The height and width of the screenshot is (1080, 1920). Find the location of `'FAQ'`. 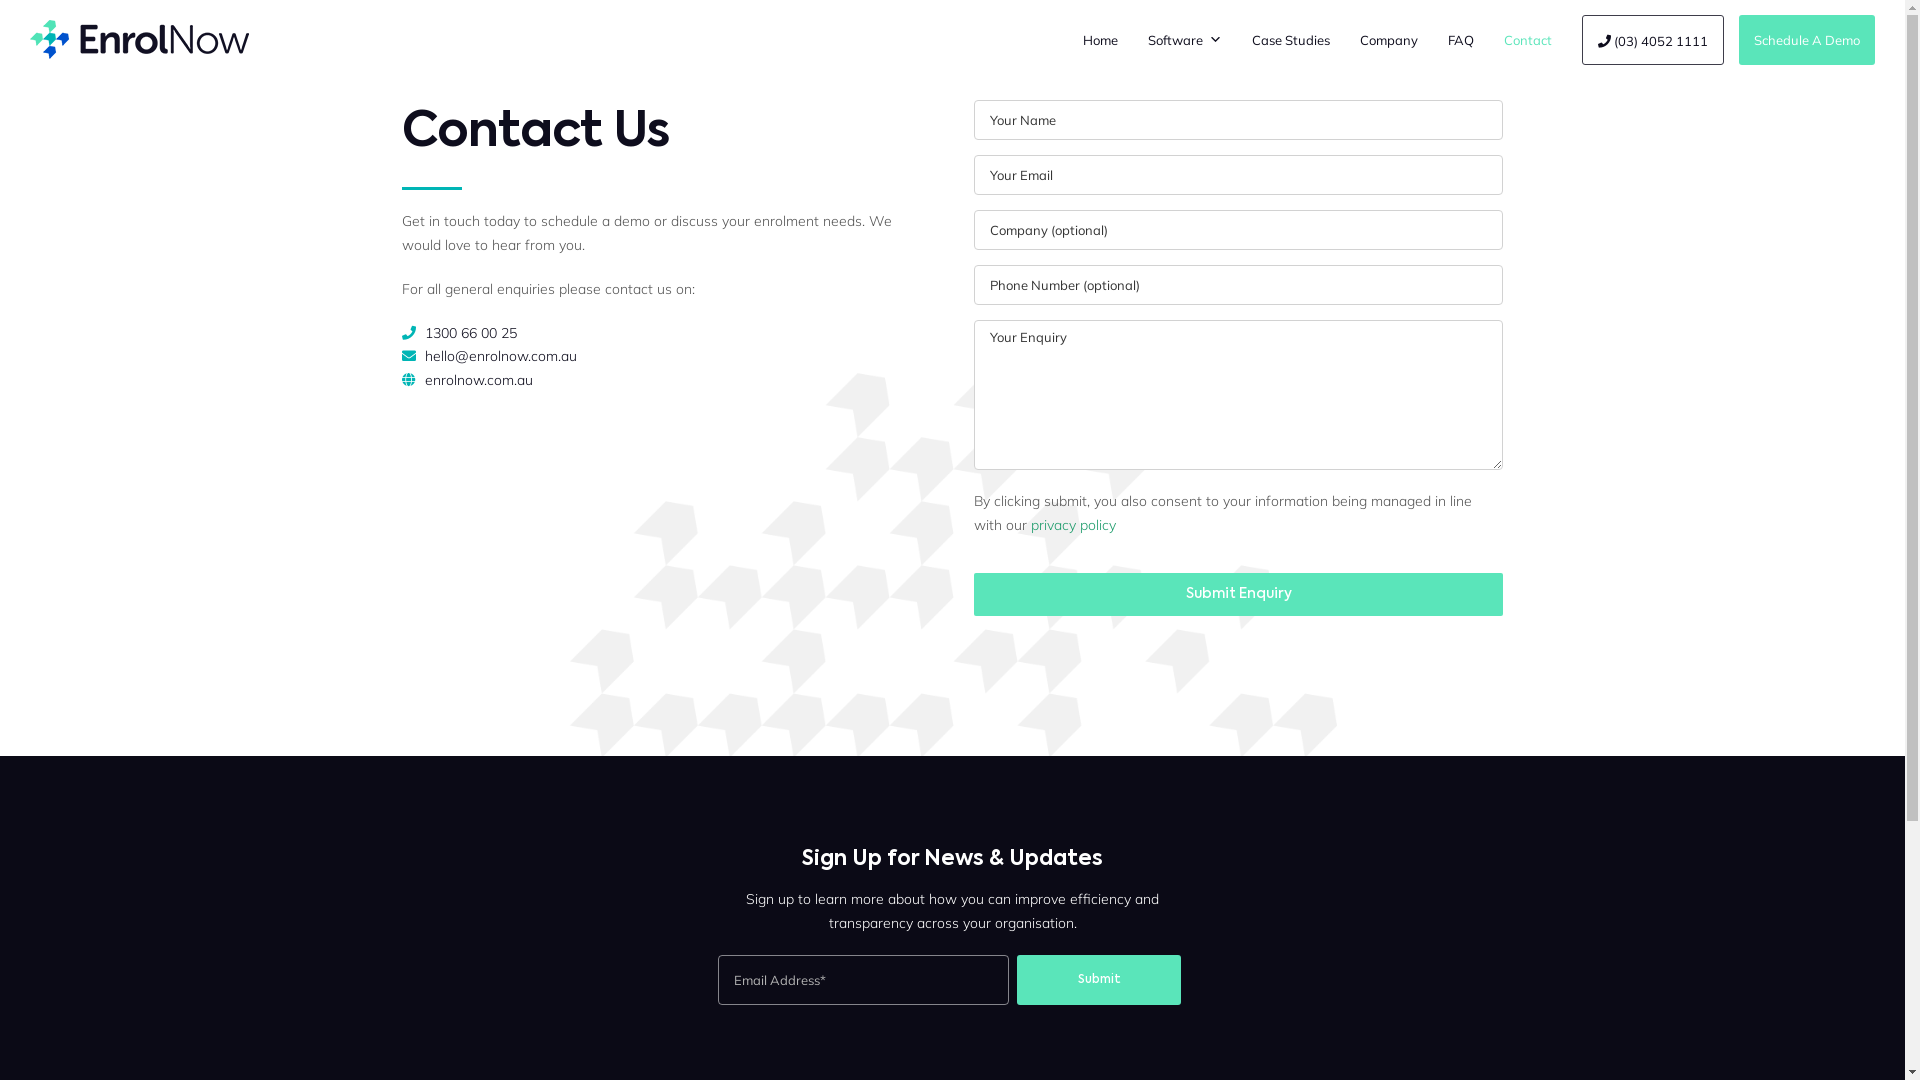

'FAQ' is located at coordinates (1432, 39).